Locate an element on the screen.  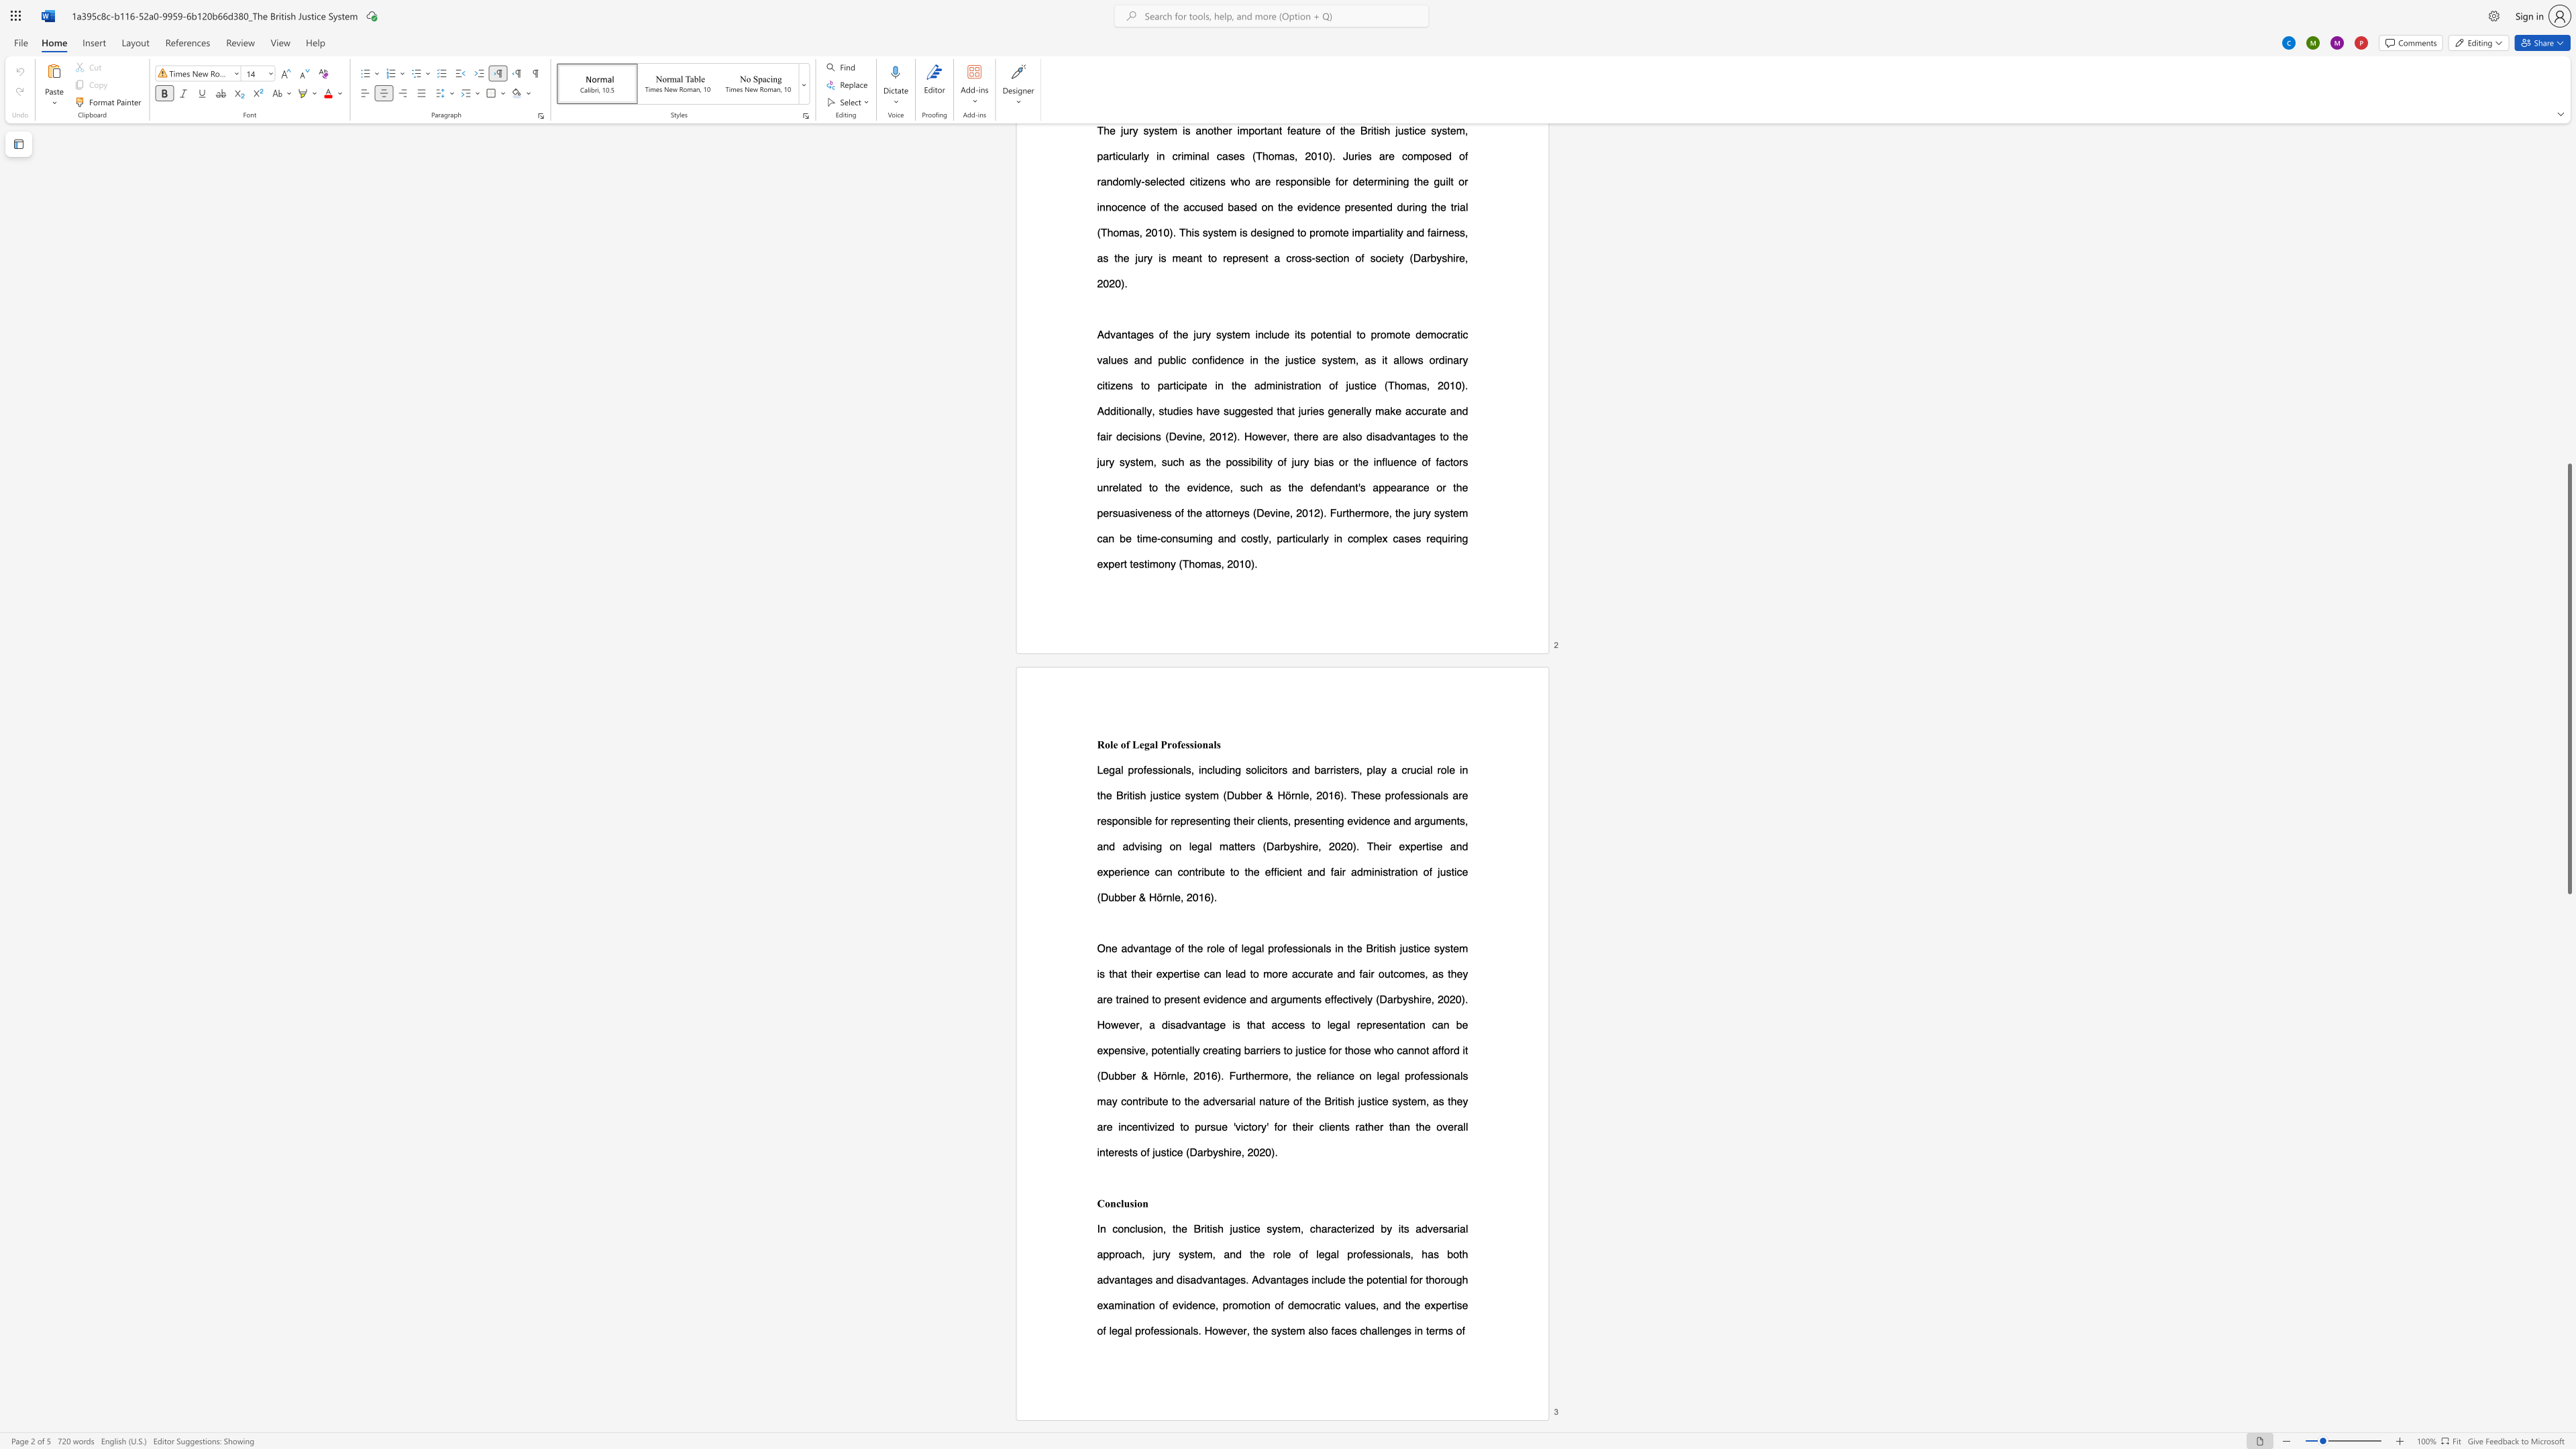
the scrollbar on the right side to scroll the page up is located at coordinates (2568, 414).